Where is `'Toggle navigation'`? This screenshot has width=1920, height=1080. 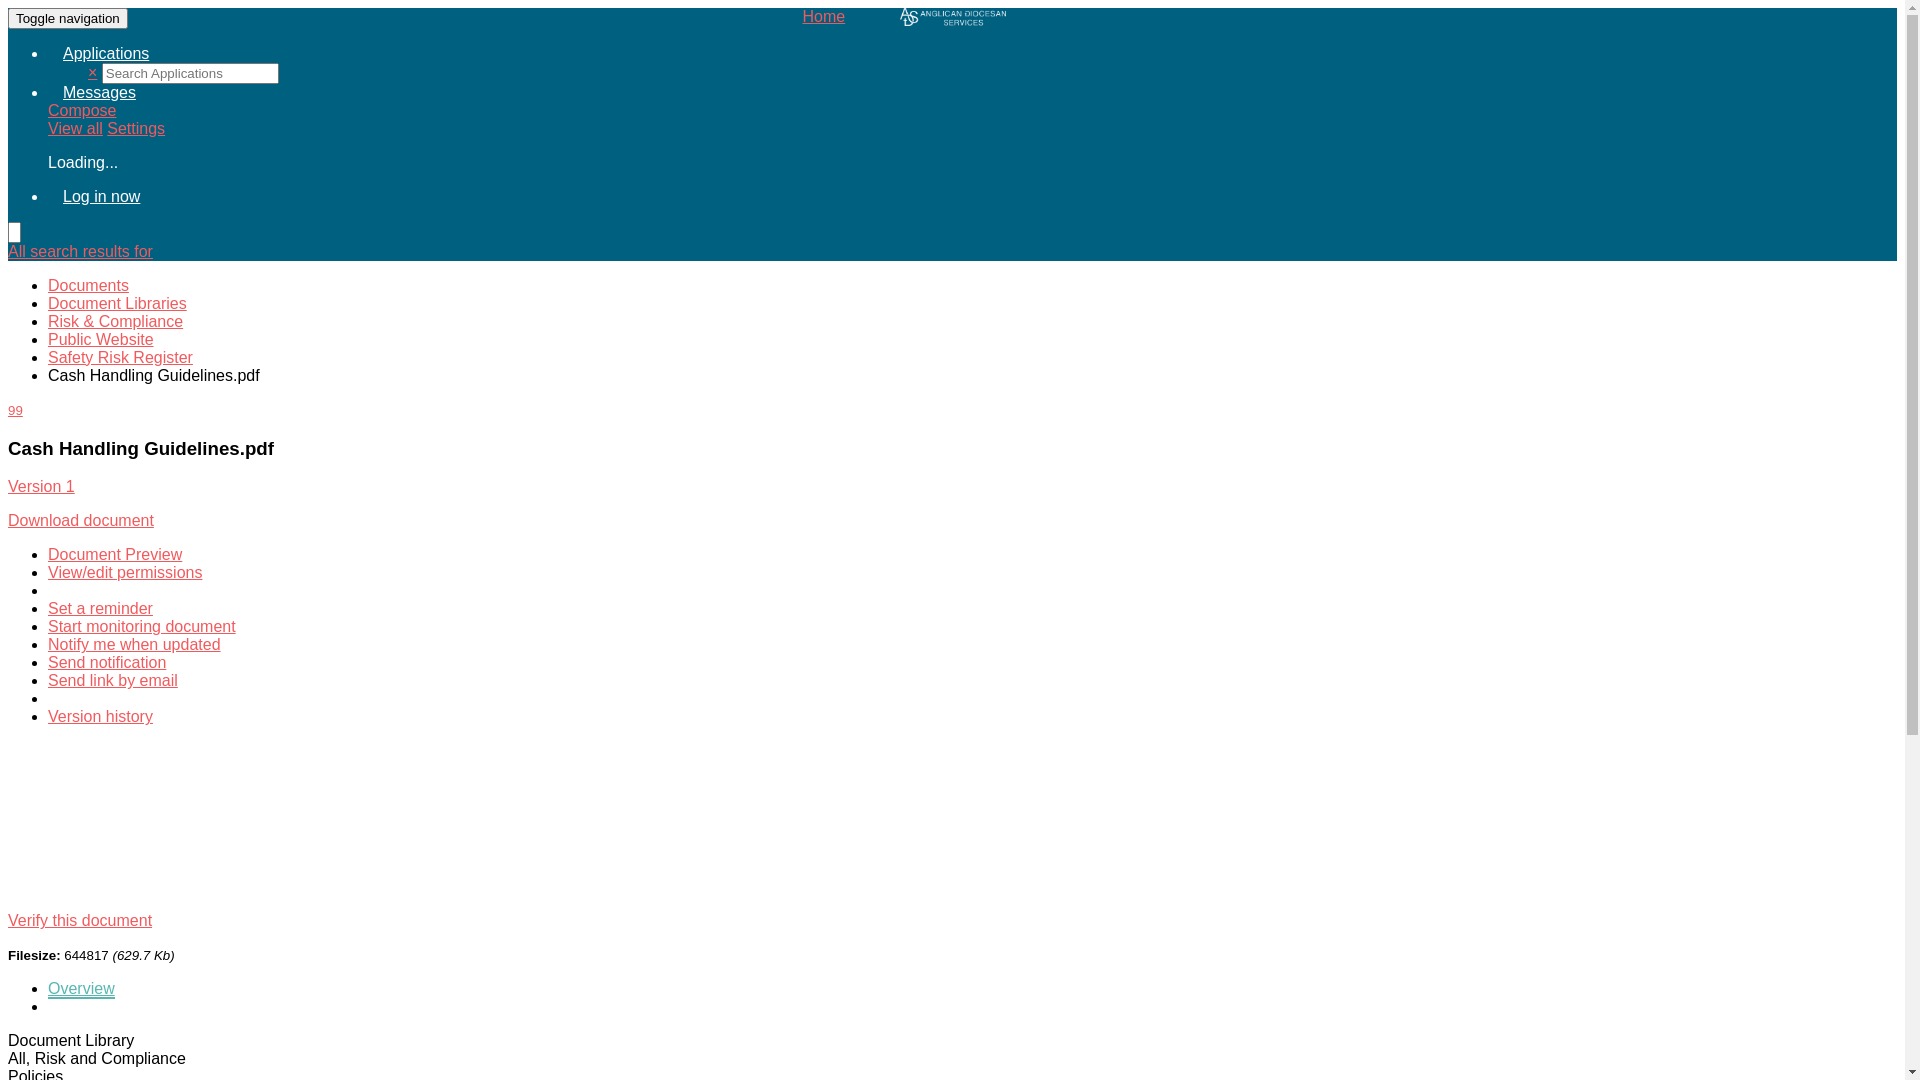
'Toggle navigation' is located at coordinates (67, 18).